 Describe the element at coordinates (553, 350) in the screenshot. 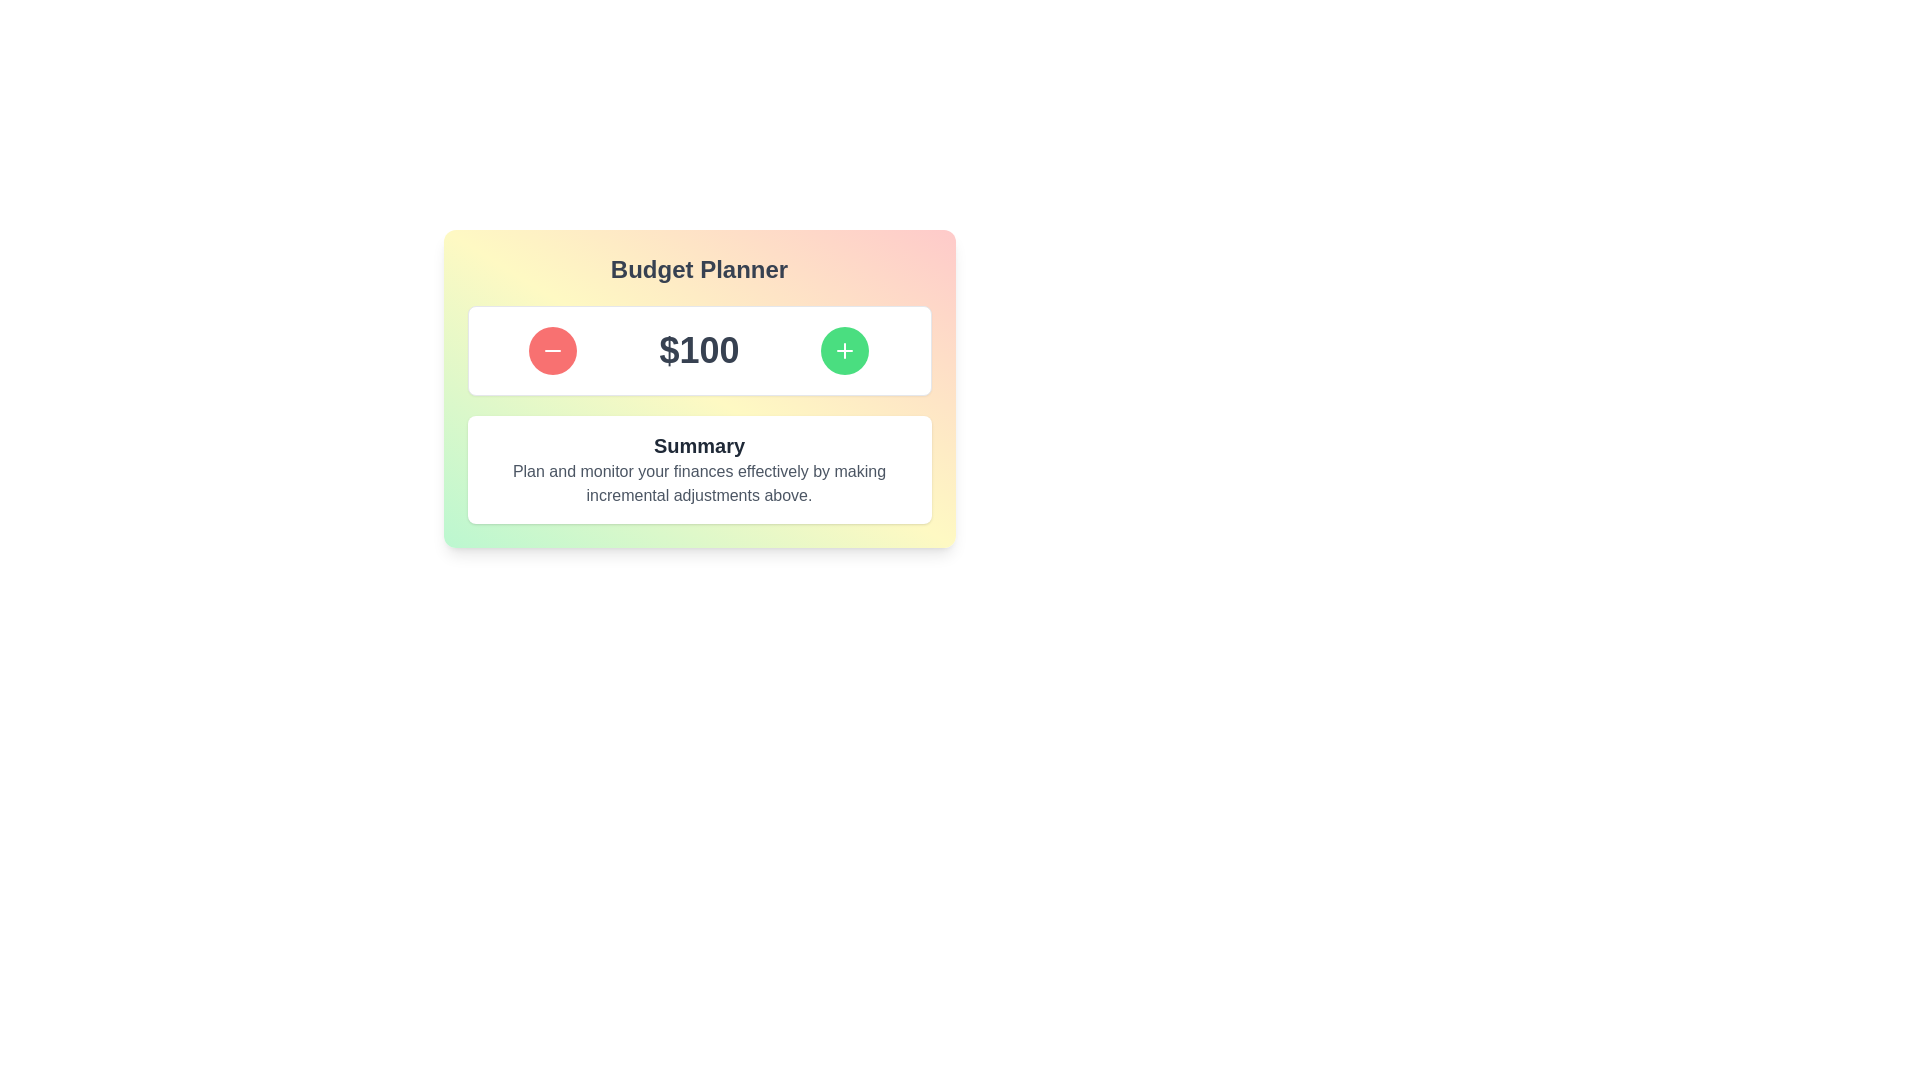

I see `the decrement button located in the left section of the interactive panel to decrease the value displayed nearby` at that location.